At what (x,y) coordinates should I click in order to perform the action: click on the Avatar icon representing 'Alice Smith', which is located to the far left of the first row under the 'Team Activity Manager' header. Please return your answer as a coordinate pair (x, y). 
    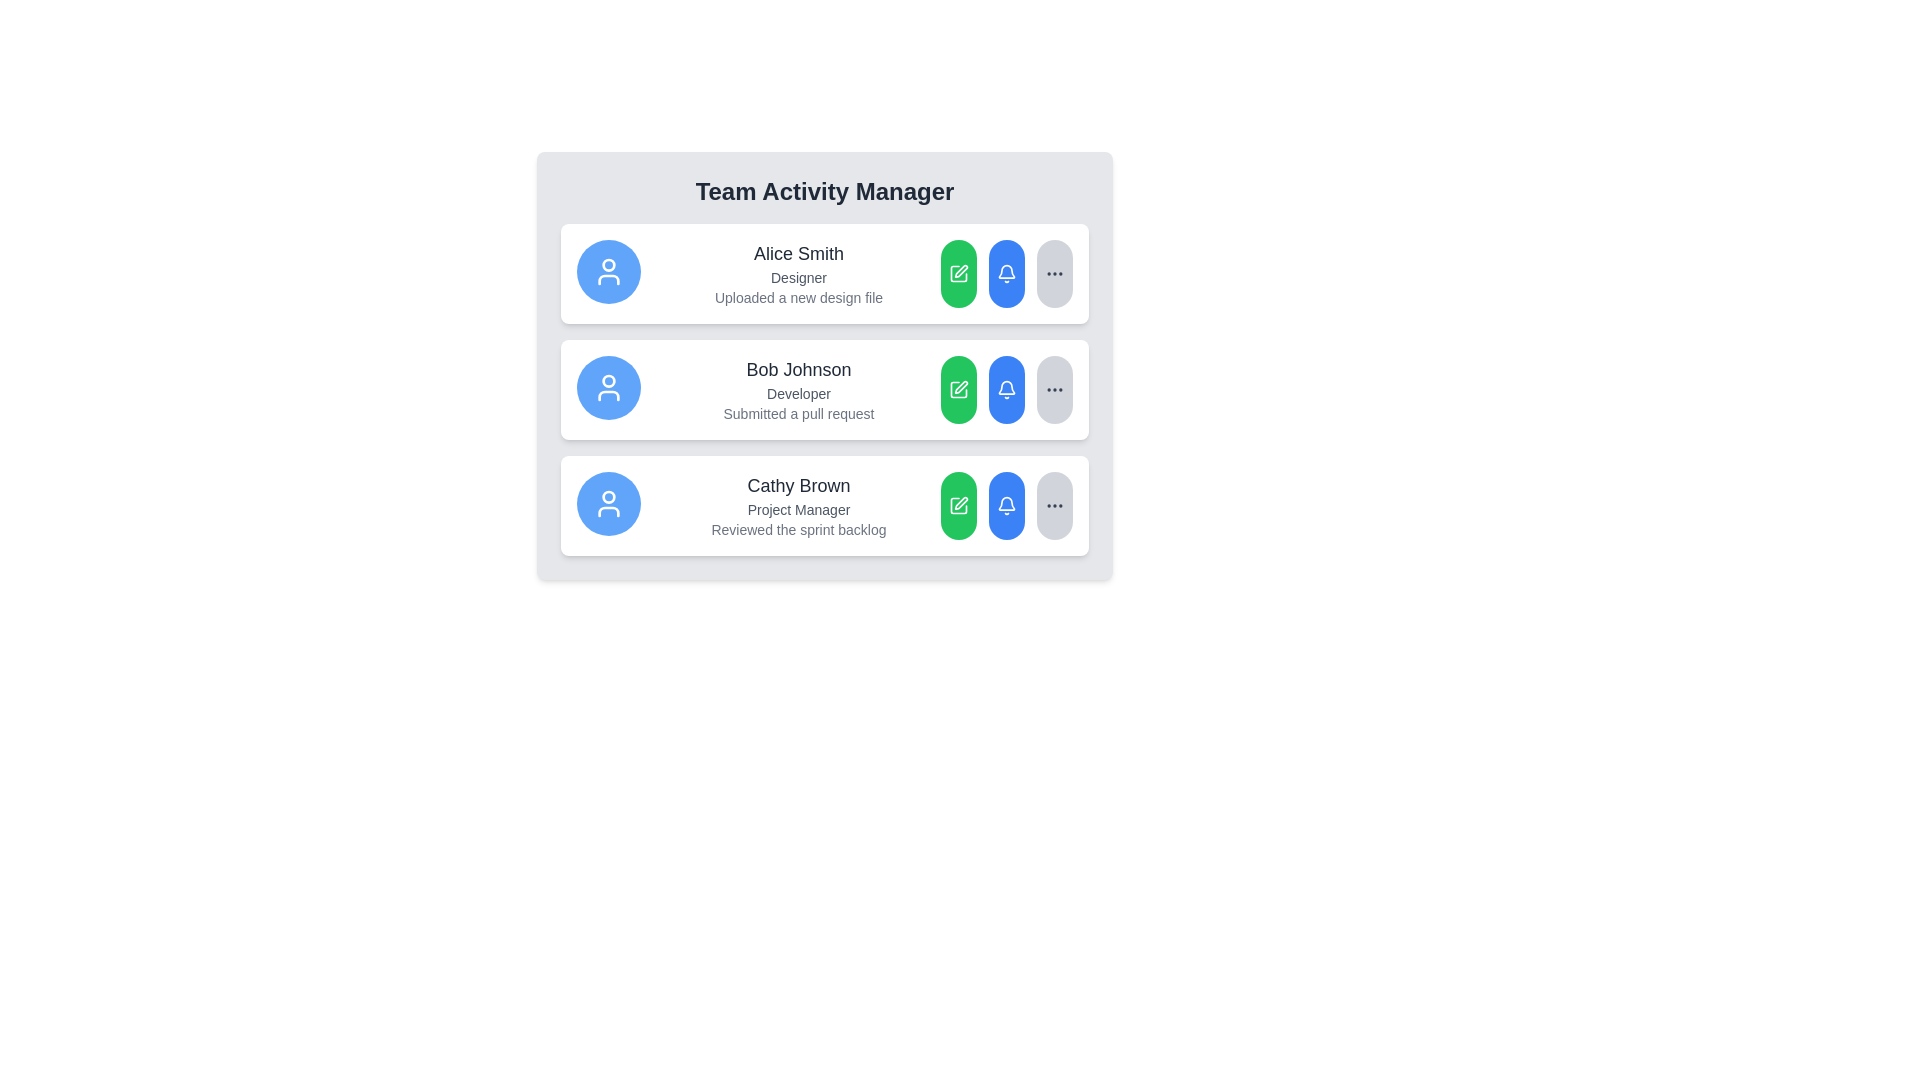
    Looking at the image, I should click on (608, 272).